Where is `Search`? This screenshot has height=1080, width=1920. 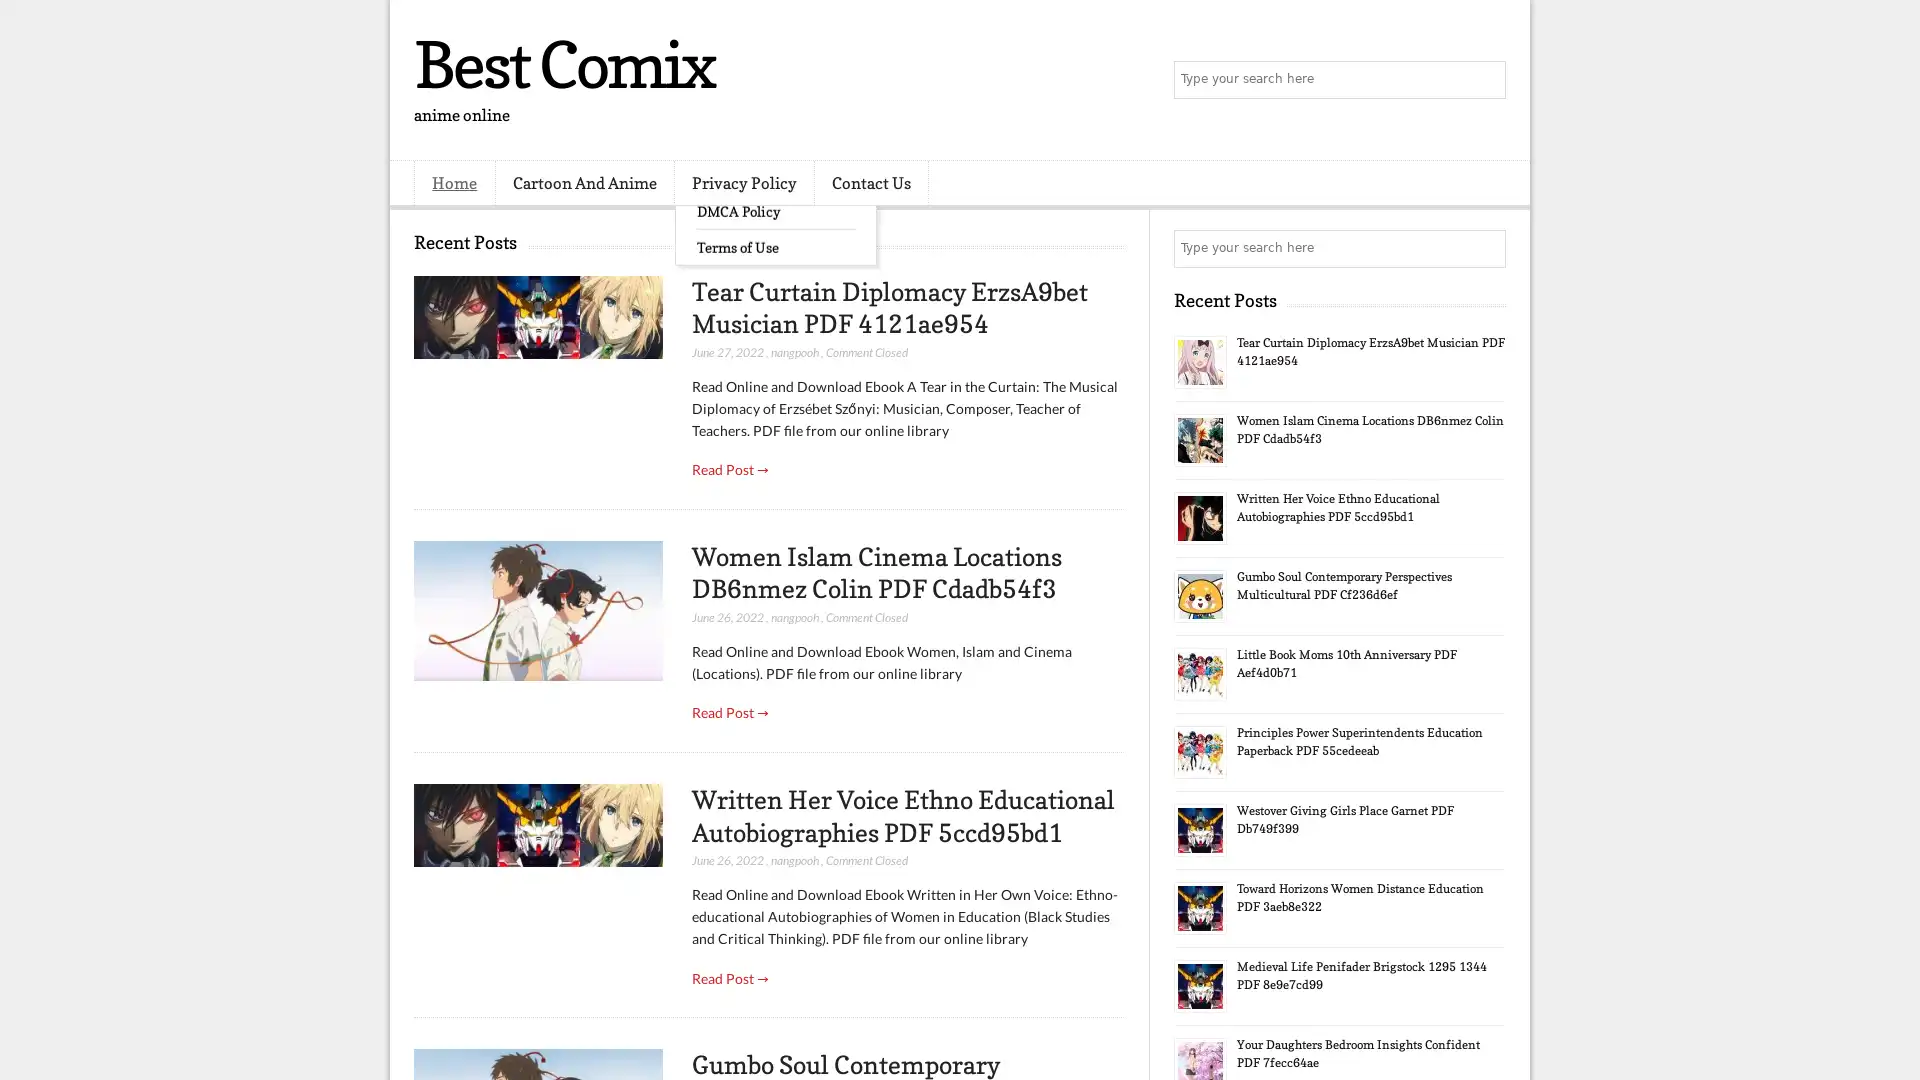
Search is located at coordinates (1485, 248).